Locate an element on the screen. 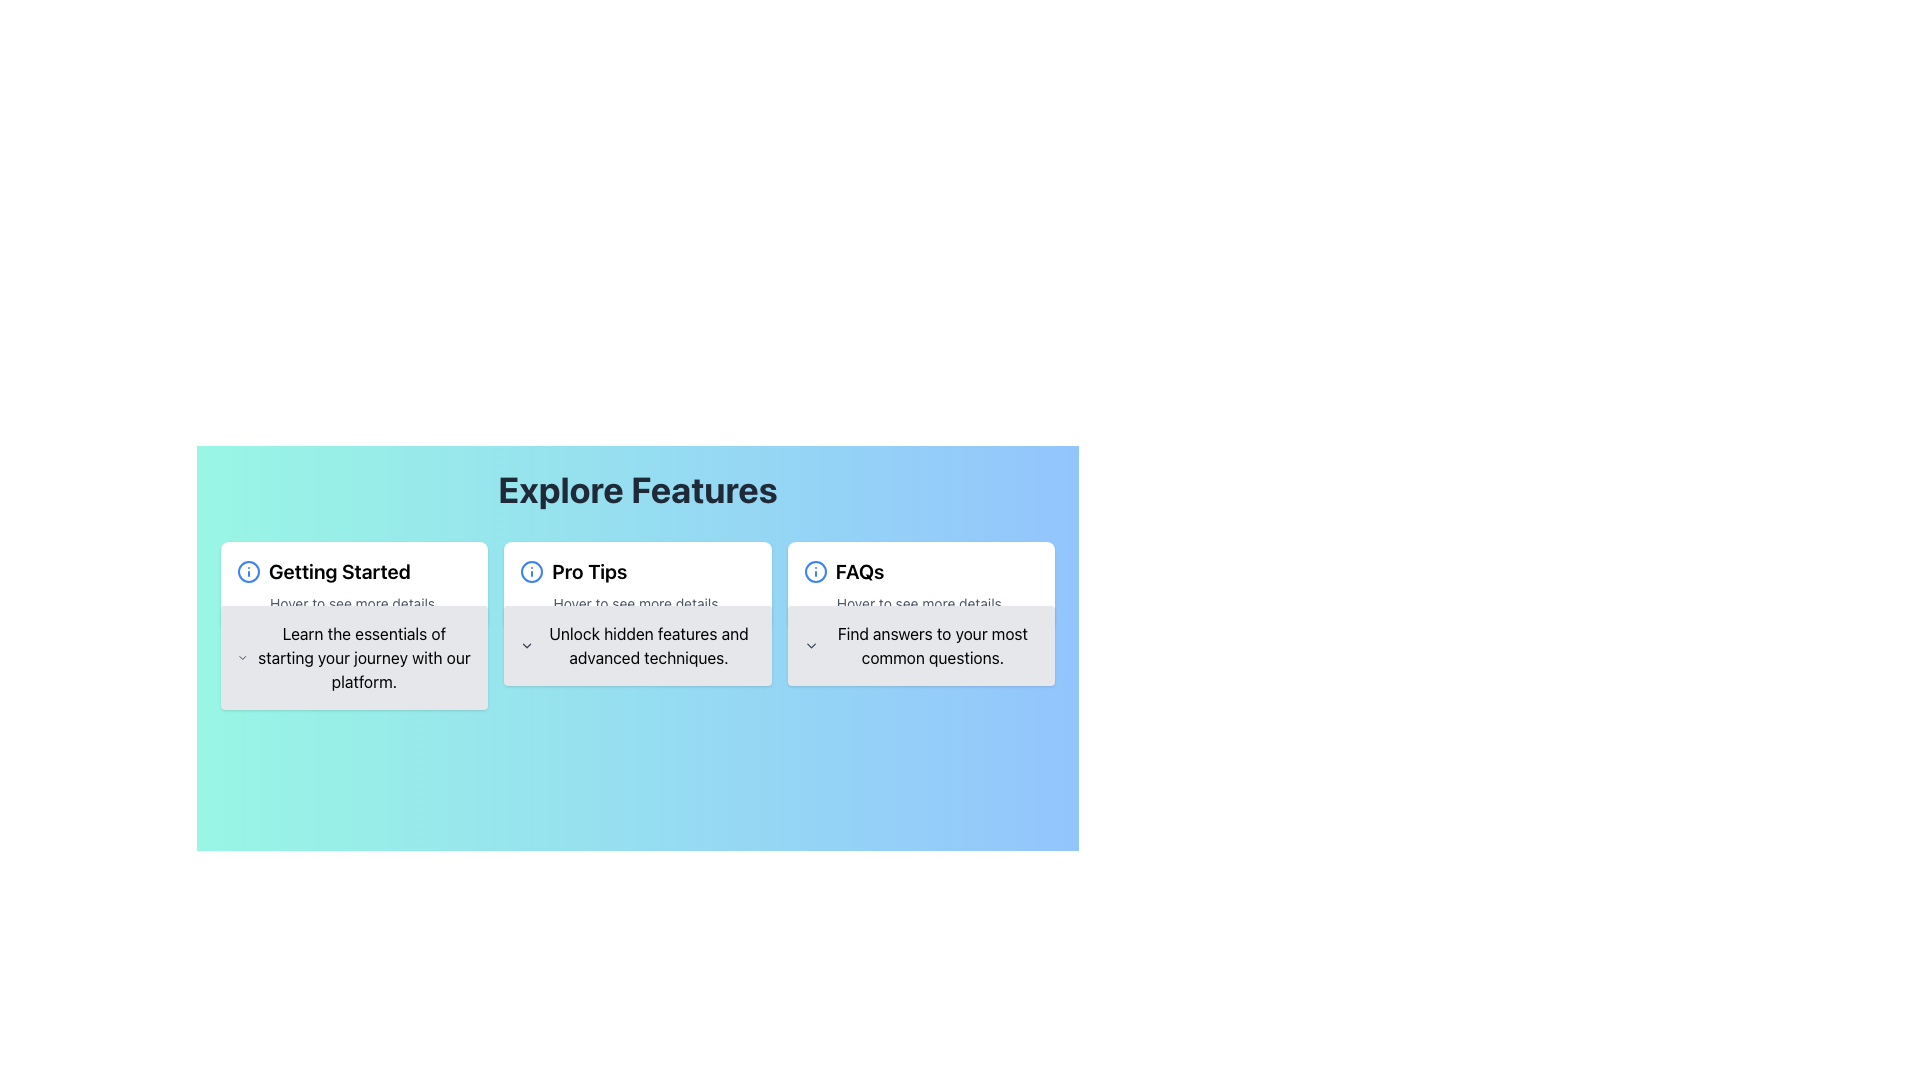 The width and height of the screenshot is (1920, 1080). the 'Getting Started' text label, which is styled with a bold and extra-large font in black, accompanied by a blue circular icon with an information symbol to its left is located at coordinates (354, 571).